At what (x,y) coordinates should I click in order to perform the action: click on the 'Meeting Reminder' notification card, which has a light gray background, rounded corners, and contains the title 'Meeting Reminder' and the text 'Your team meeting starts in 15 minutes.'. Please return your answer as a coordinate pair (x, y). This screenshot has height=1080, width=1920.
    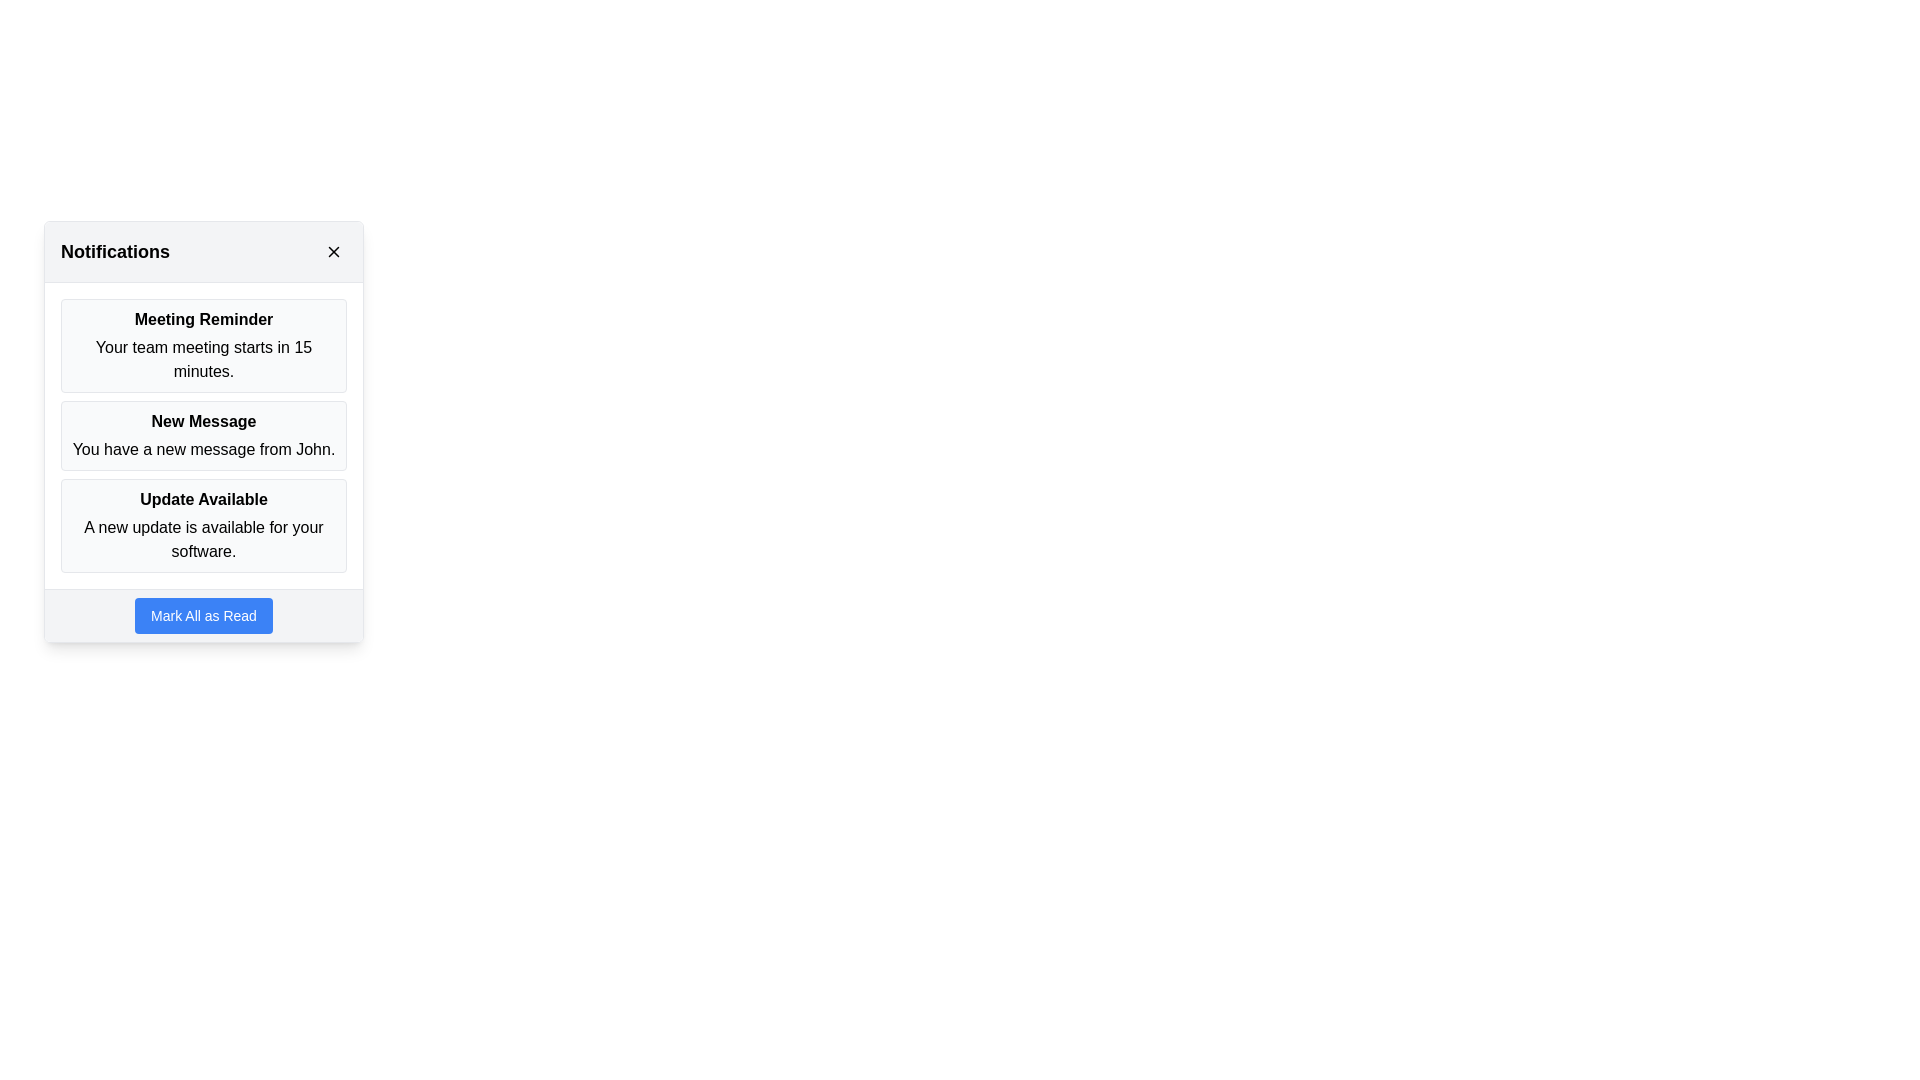
    Looking at the image, I should click on (203, 345).